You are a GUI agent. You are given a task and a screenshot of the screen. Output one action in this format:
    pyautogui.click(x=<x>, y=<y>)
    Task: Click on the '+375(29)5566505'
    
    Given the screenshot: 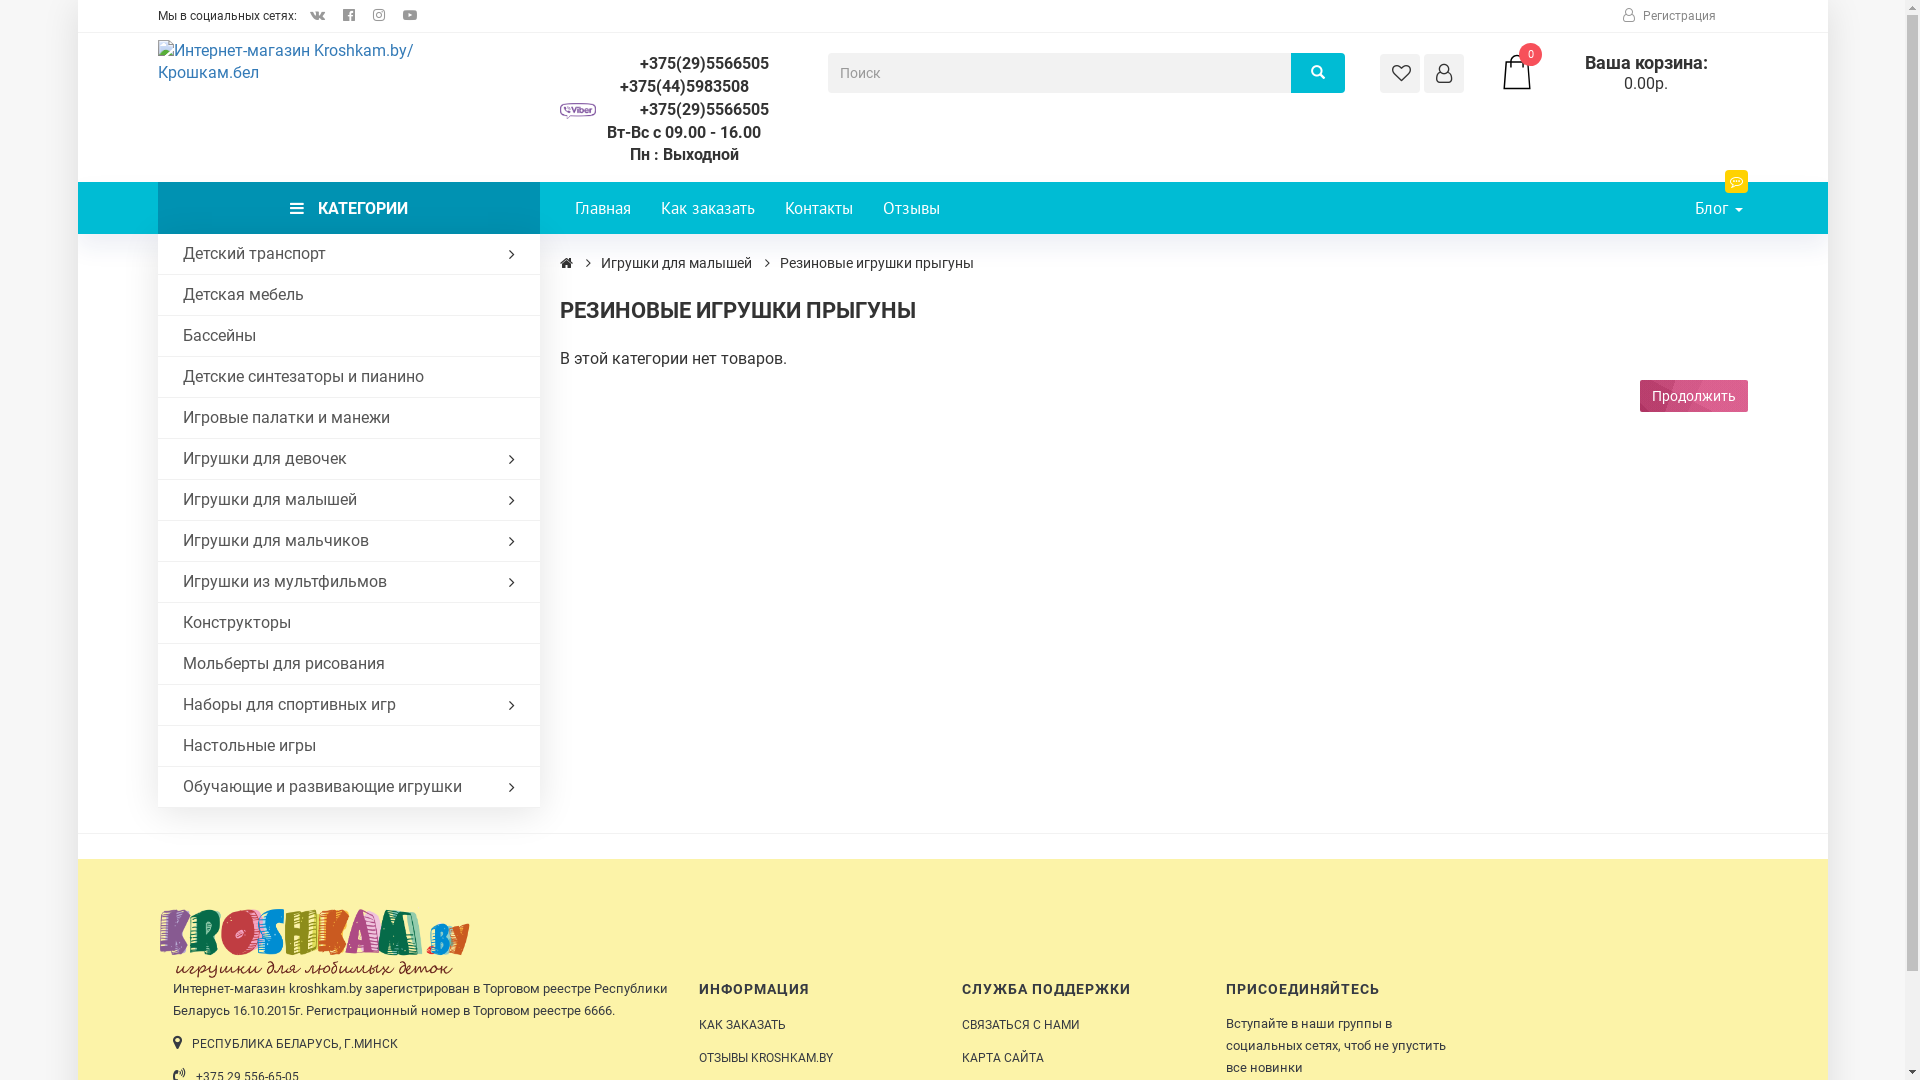 What is the action you would take?
    pyautogui.click(x=684, y=110)
    